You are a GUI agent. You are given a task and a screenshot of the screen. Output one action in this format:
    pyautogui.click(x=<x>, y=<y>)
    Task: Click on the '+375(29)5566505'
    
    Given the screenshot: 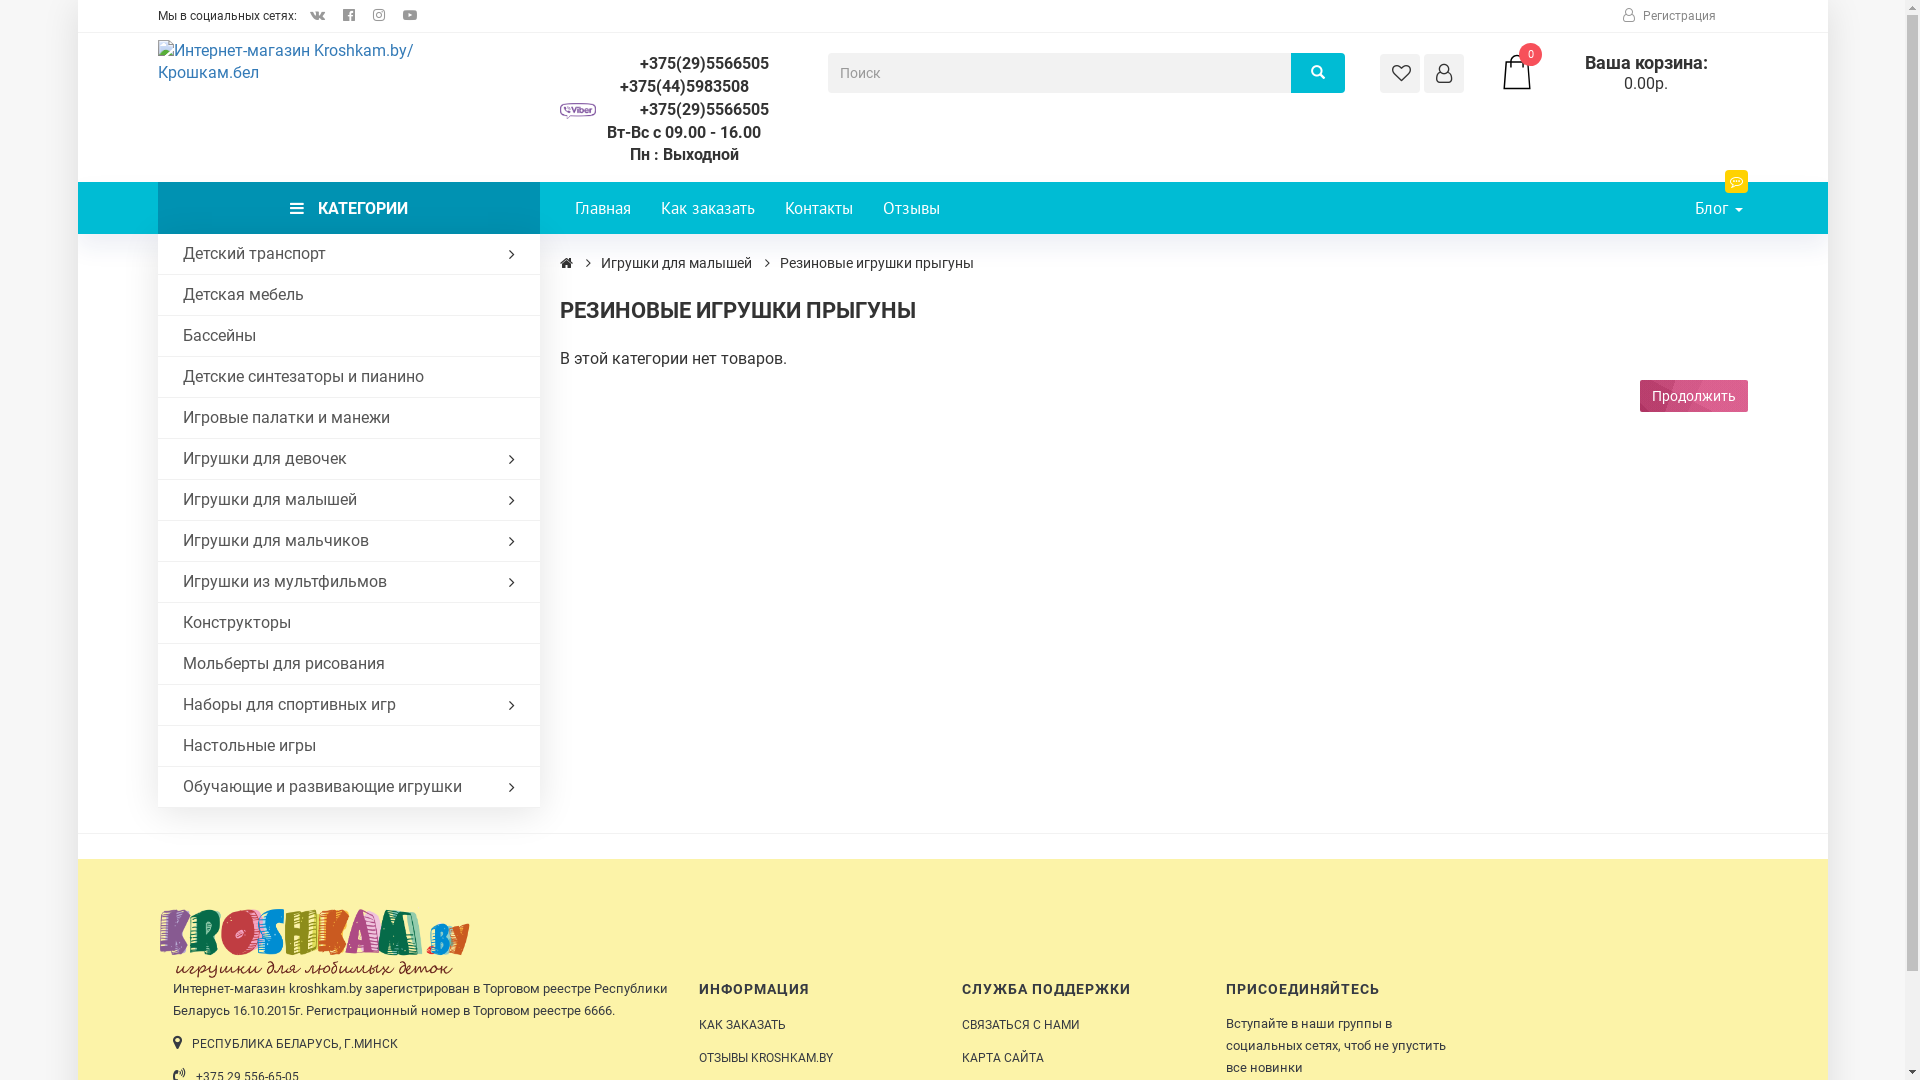 What is the action you would take?
    pyautogui.click(x=684, y=110)
    